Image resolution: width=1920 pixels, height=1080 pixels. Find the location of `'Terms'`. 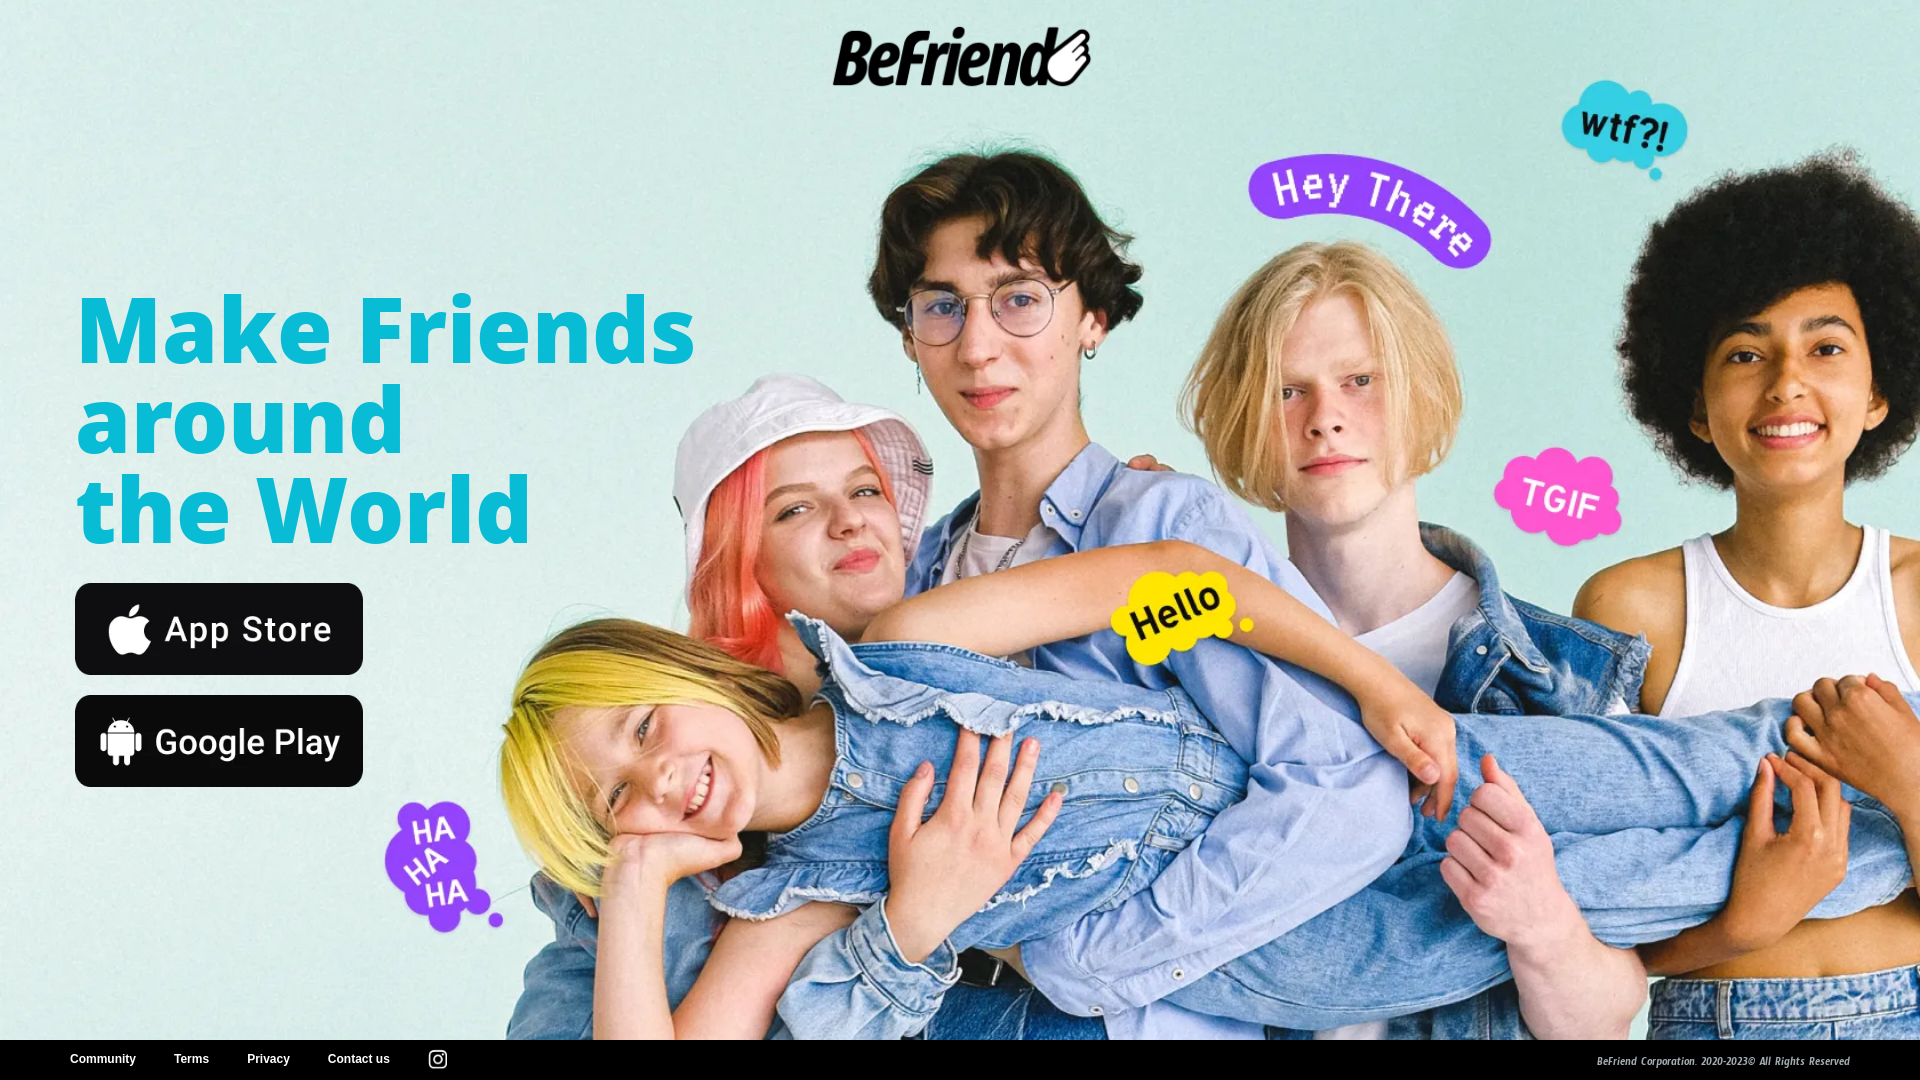

'Terms' is located at coordinates (173, 1058).